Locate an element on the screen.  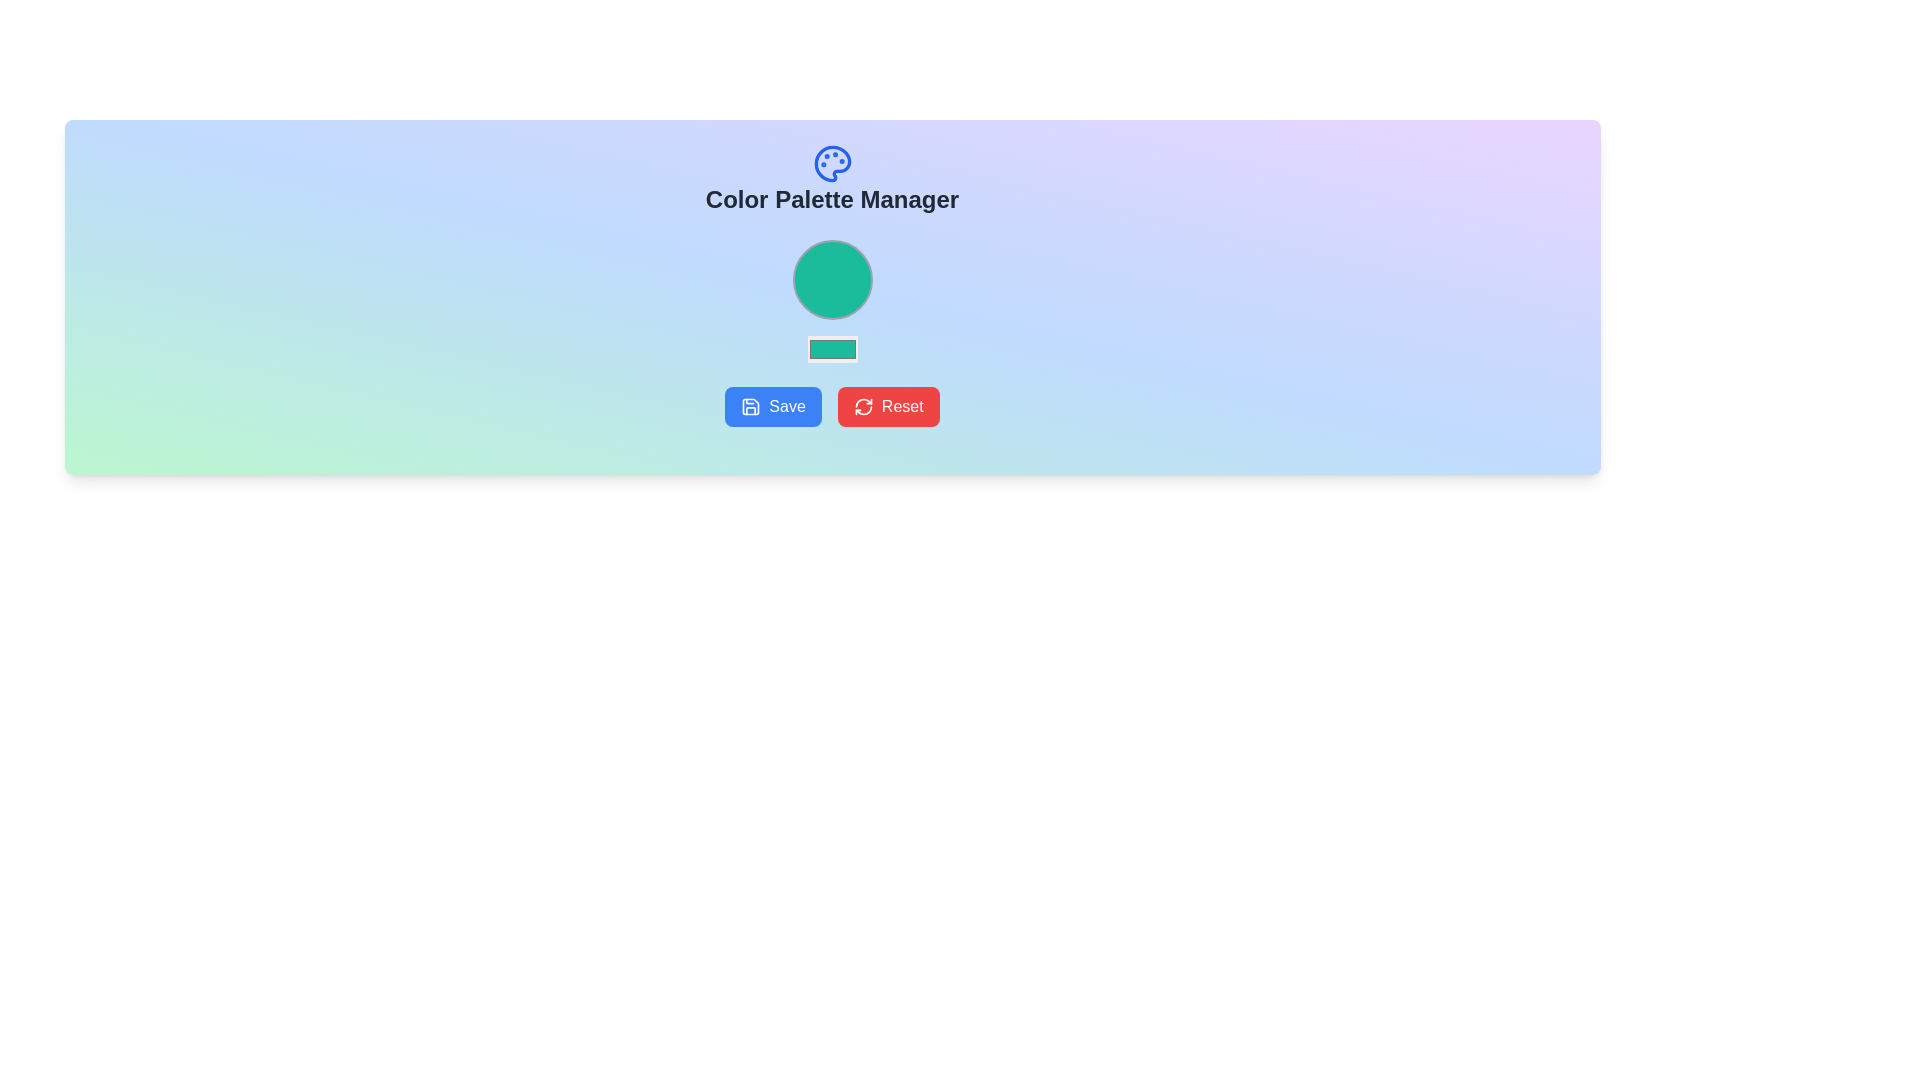
the 'Color Palette Manager' text label, which is styled in bold with a larger font size and is positioned beneath a palette icon for potential future interactions is located at coordinates (832, 200).